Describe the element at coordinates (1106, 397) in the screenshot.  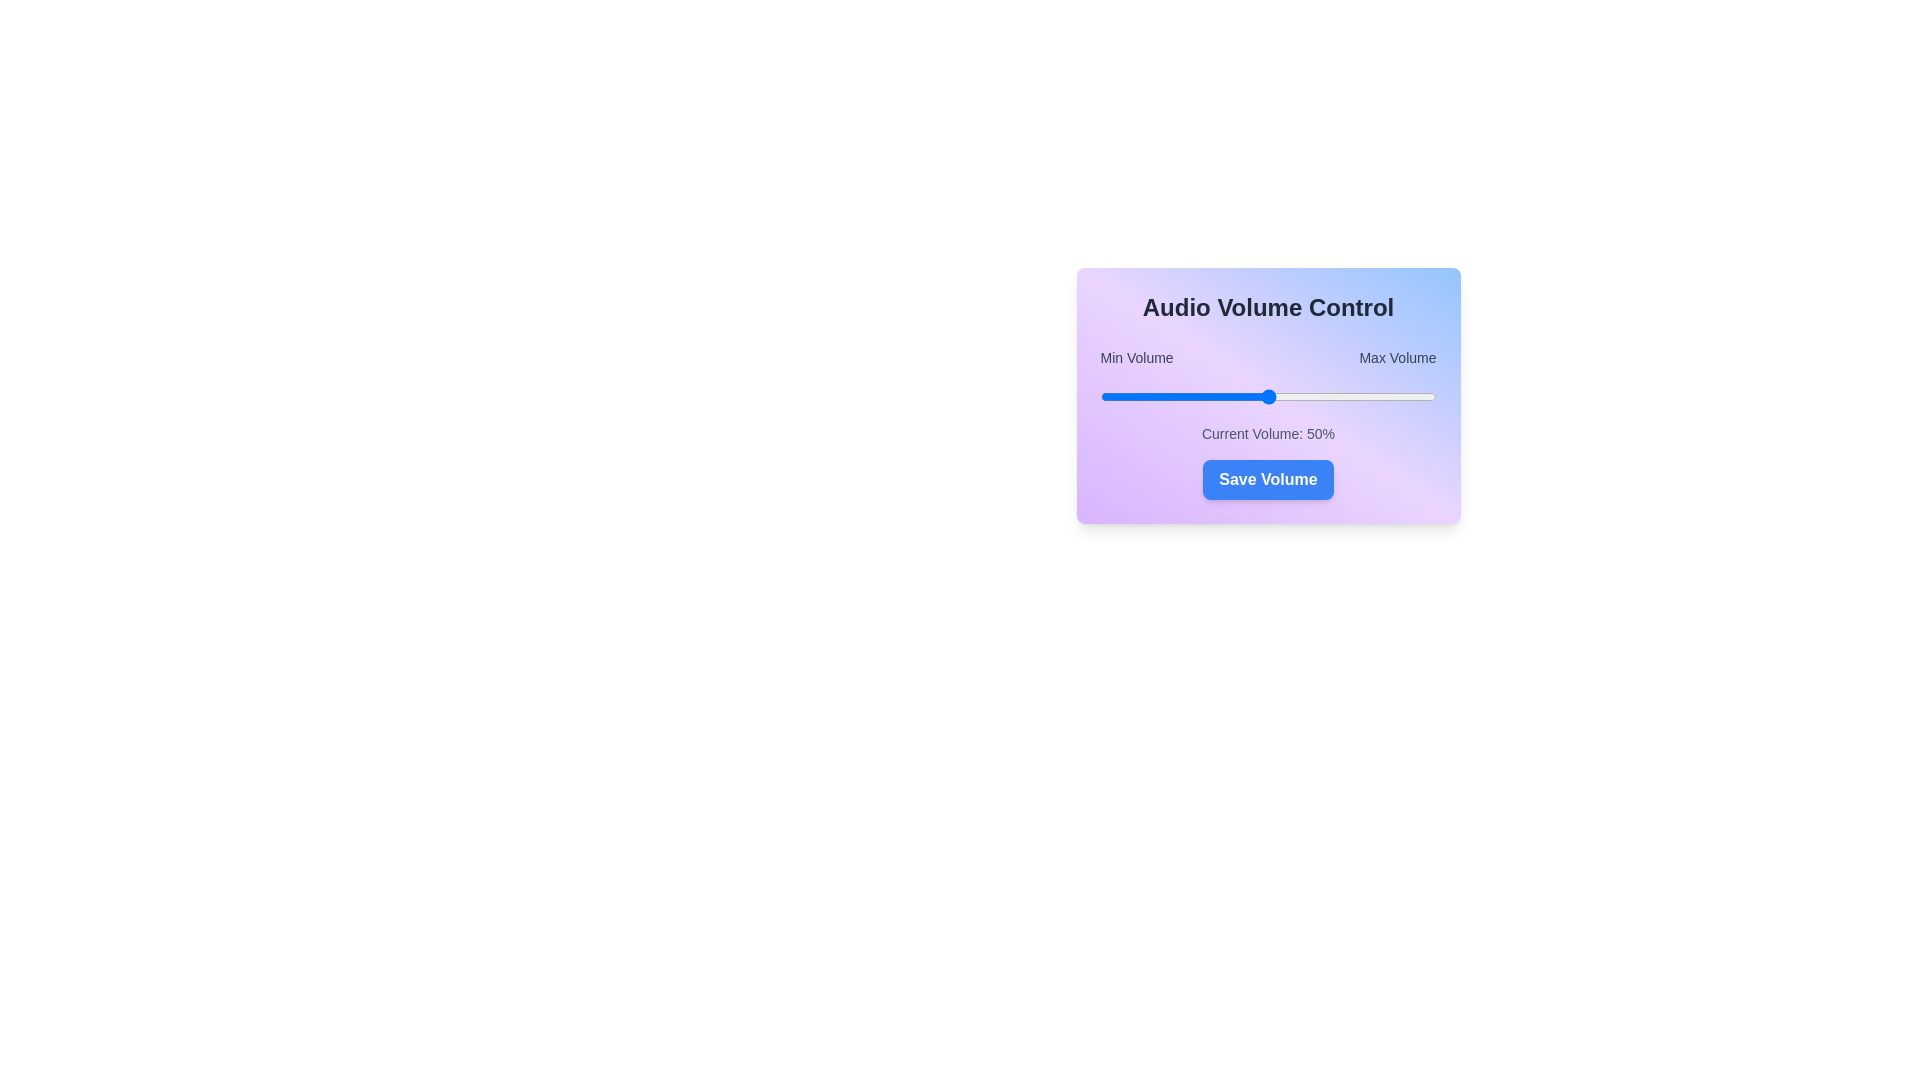
I see `the volume slider to set the volume to 2%` at that location.